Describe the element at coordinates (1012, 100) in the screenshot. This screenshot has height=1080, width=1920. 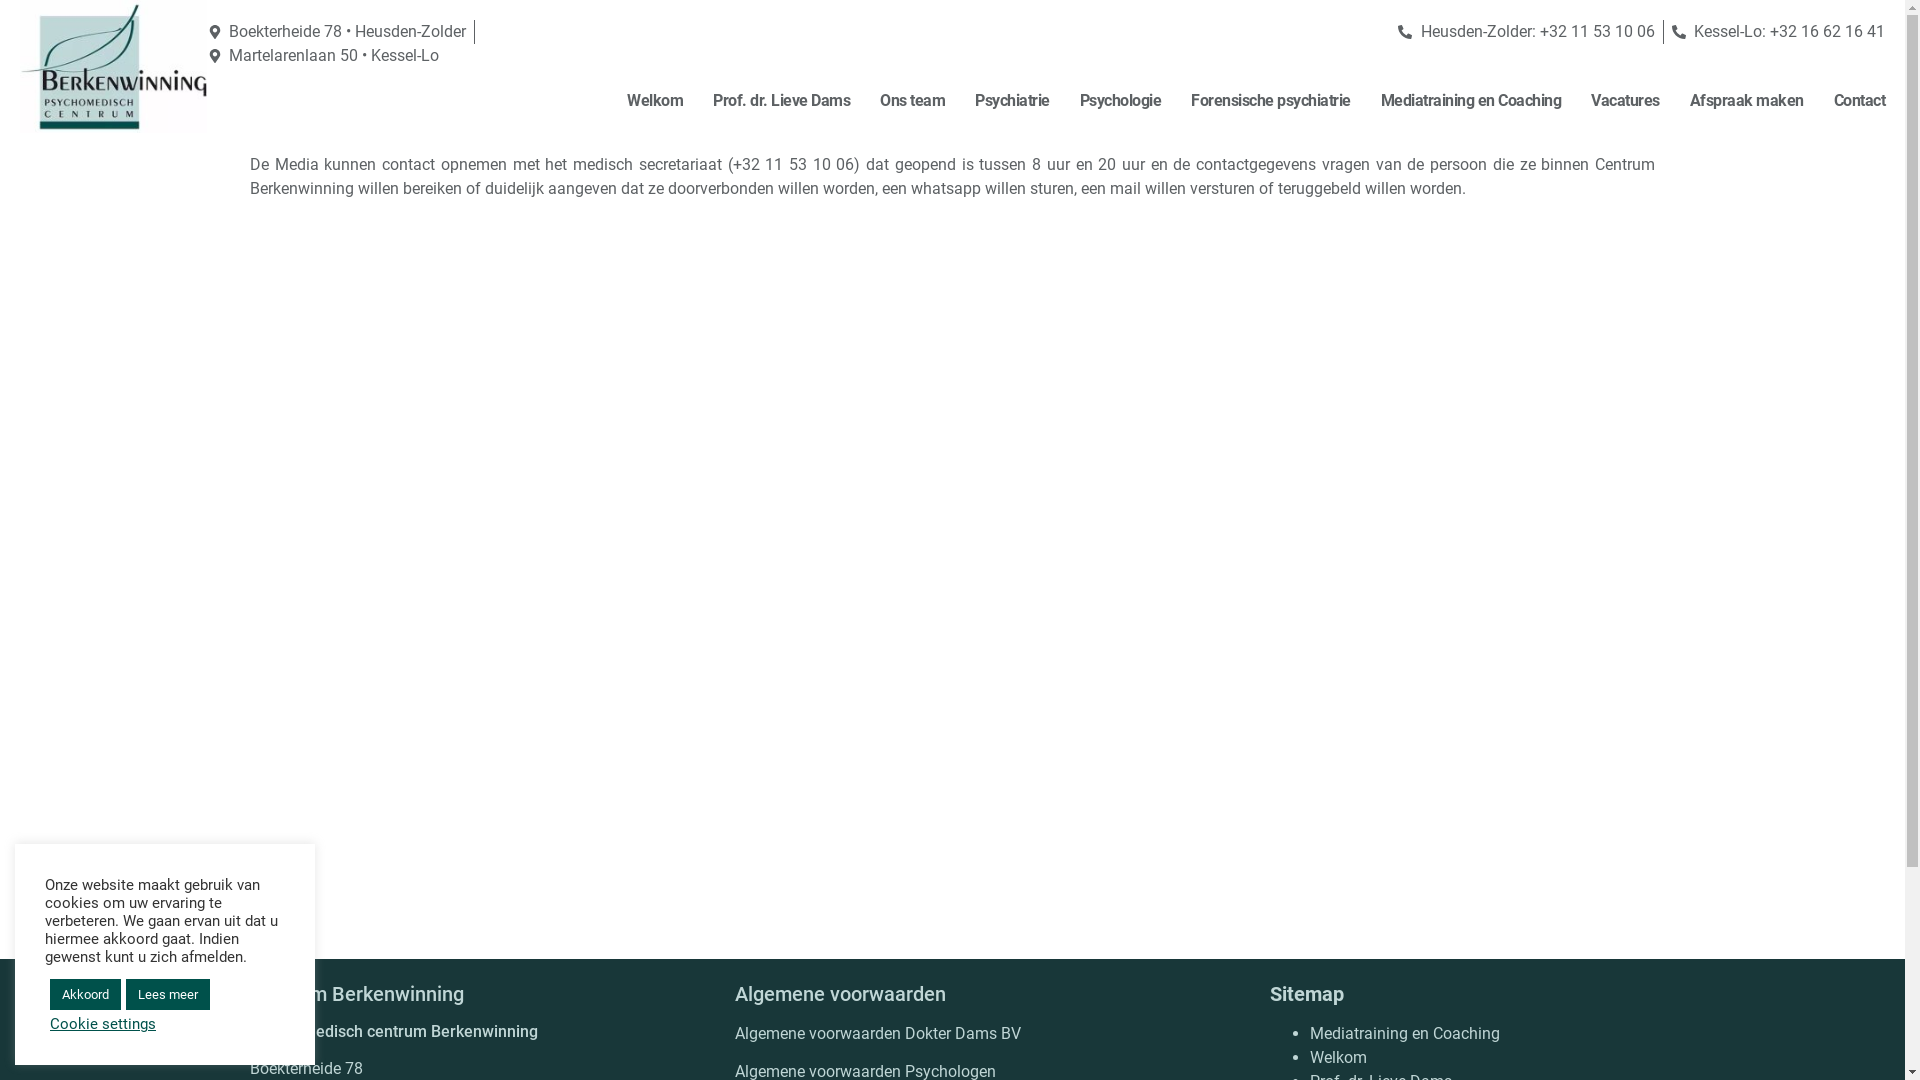
I see `'Psychiatrie'` at that location.